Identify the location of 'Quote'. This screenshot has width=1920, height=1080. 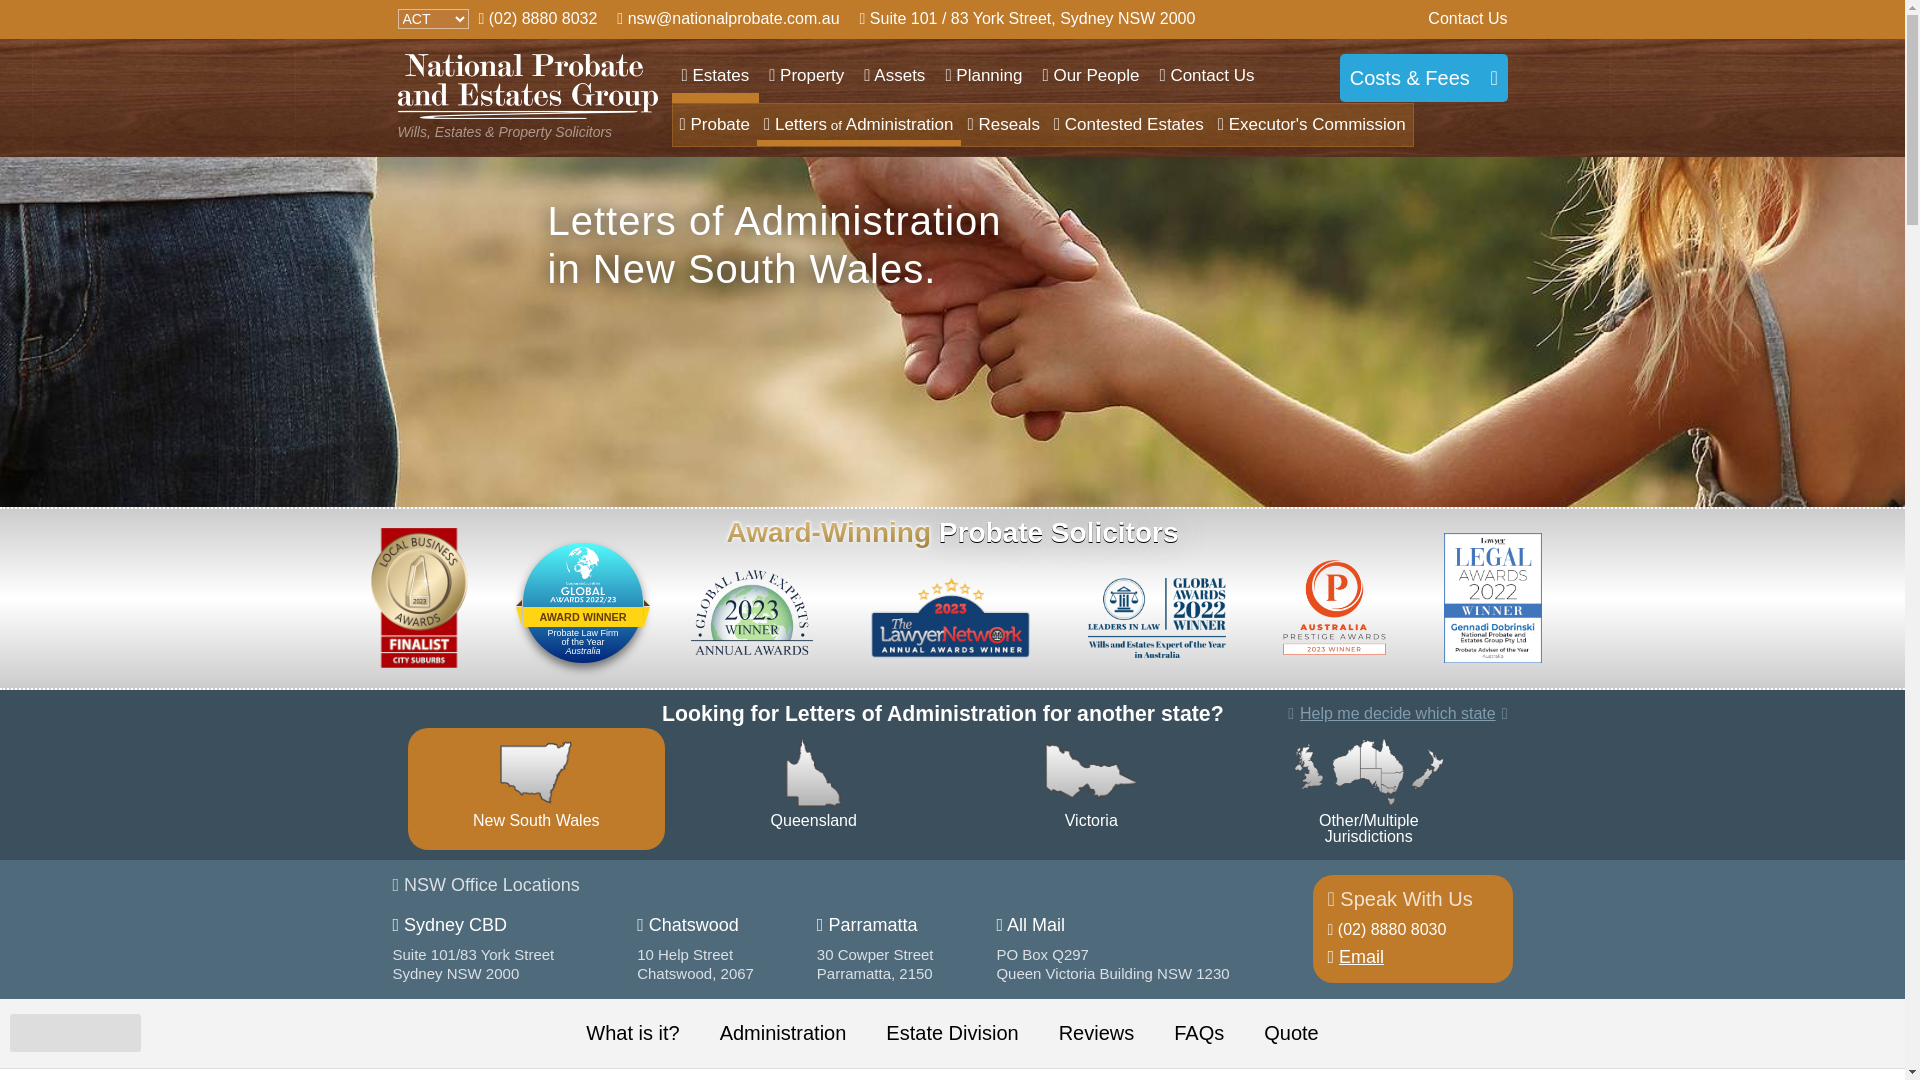
(1291, 1033).